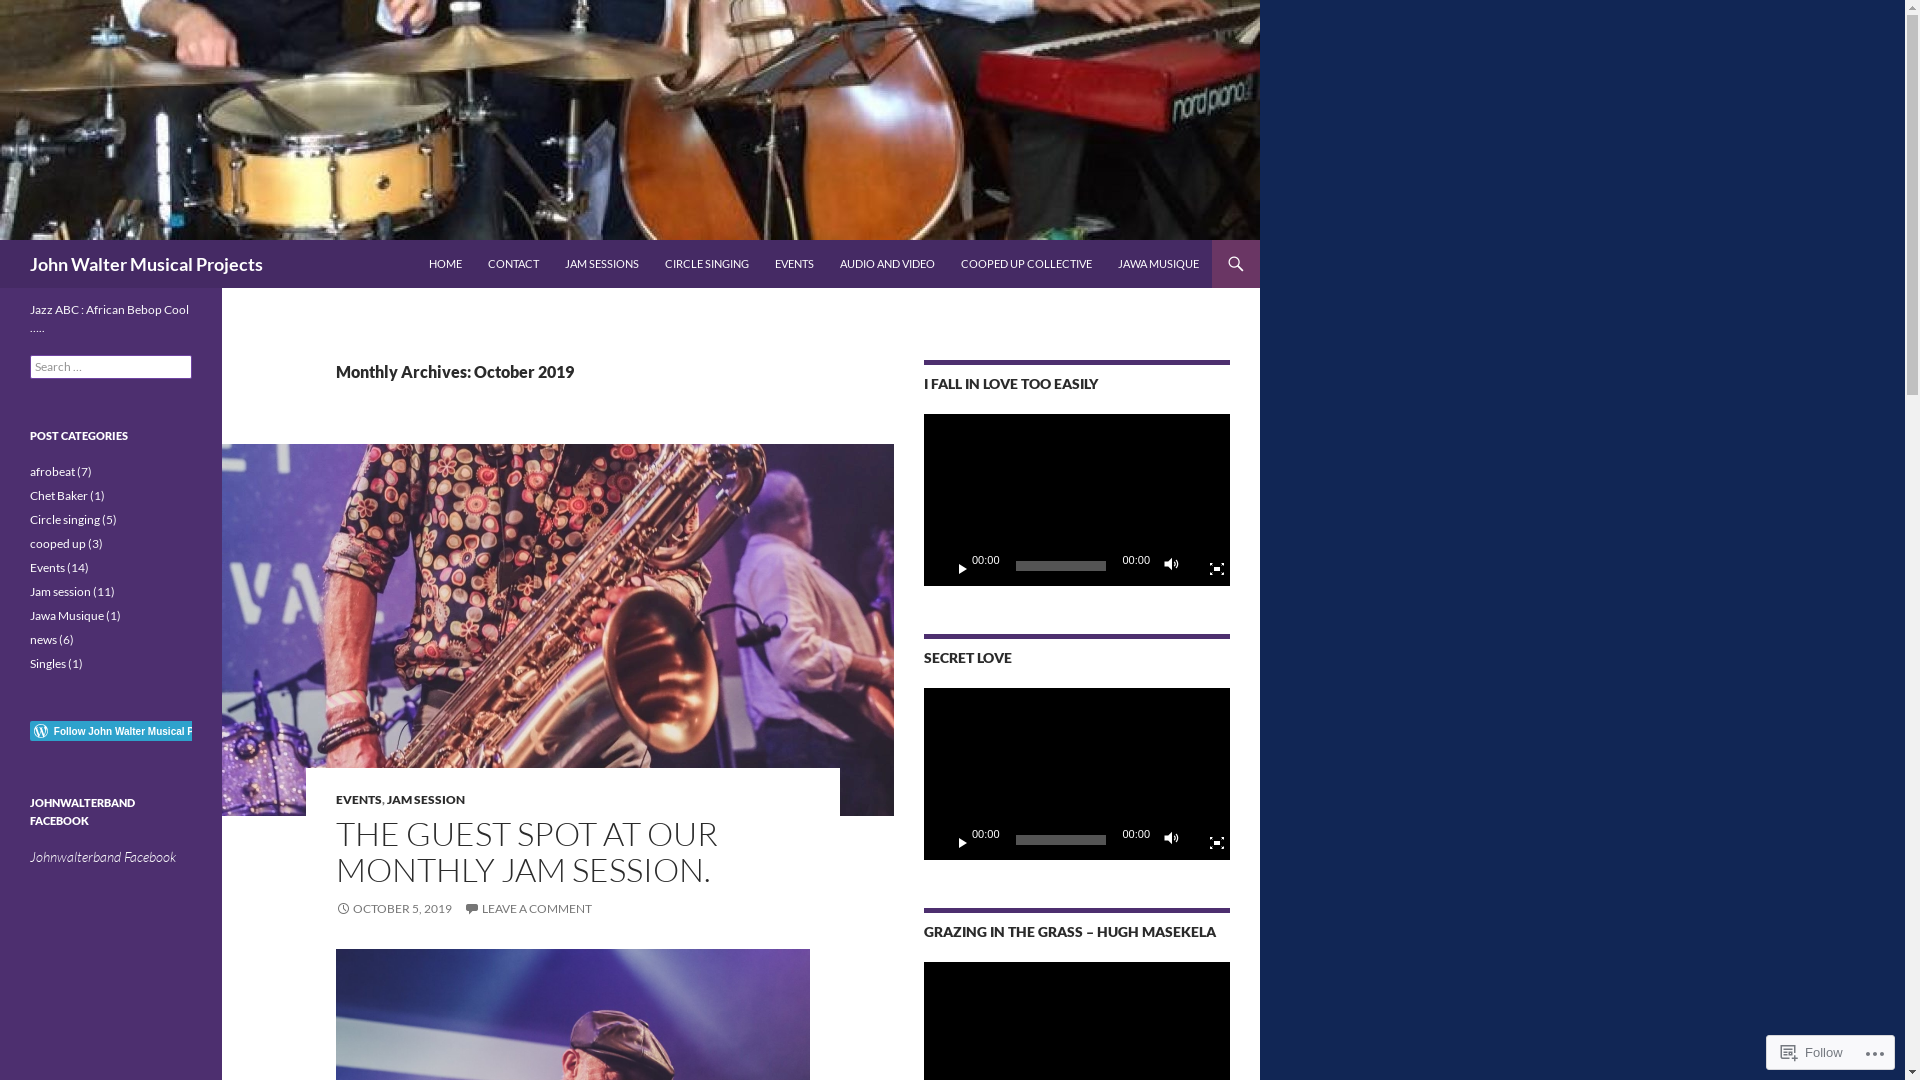 The height and width of the screenshot is (1080, 1920). Describe the element at coordinates (600, 262) in the screenshot. I see `'JAM SESSIONS'` at that location.